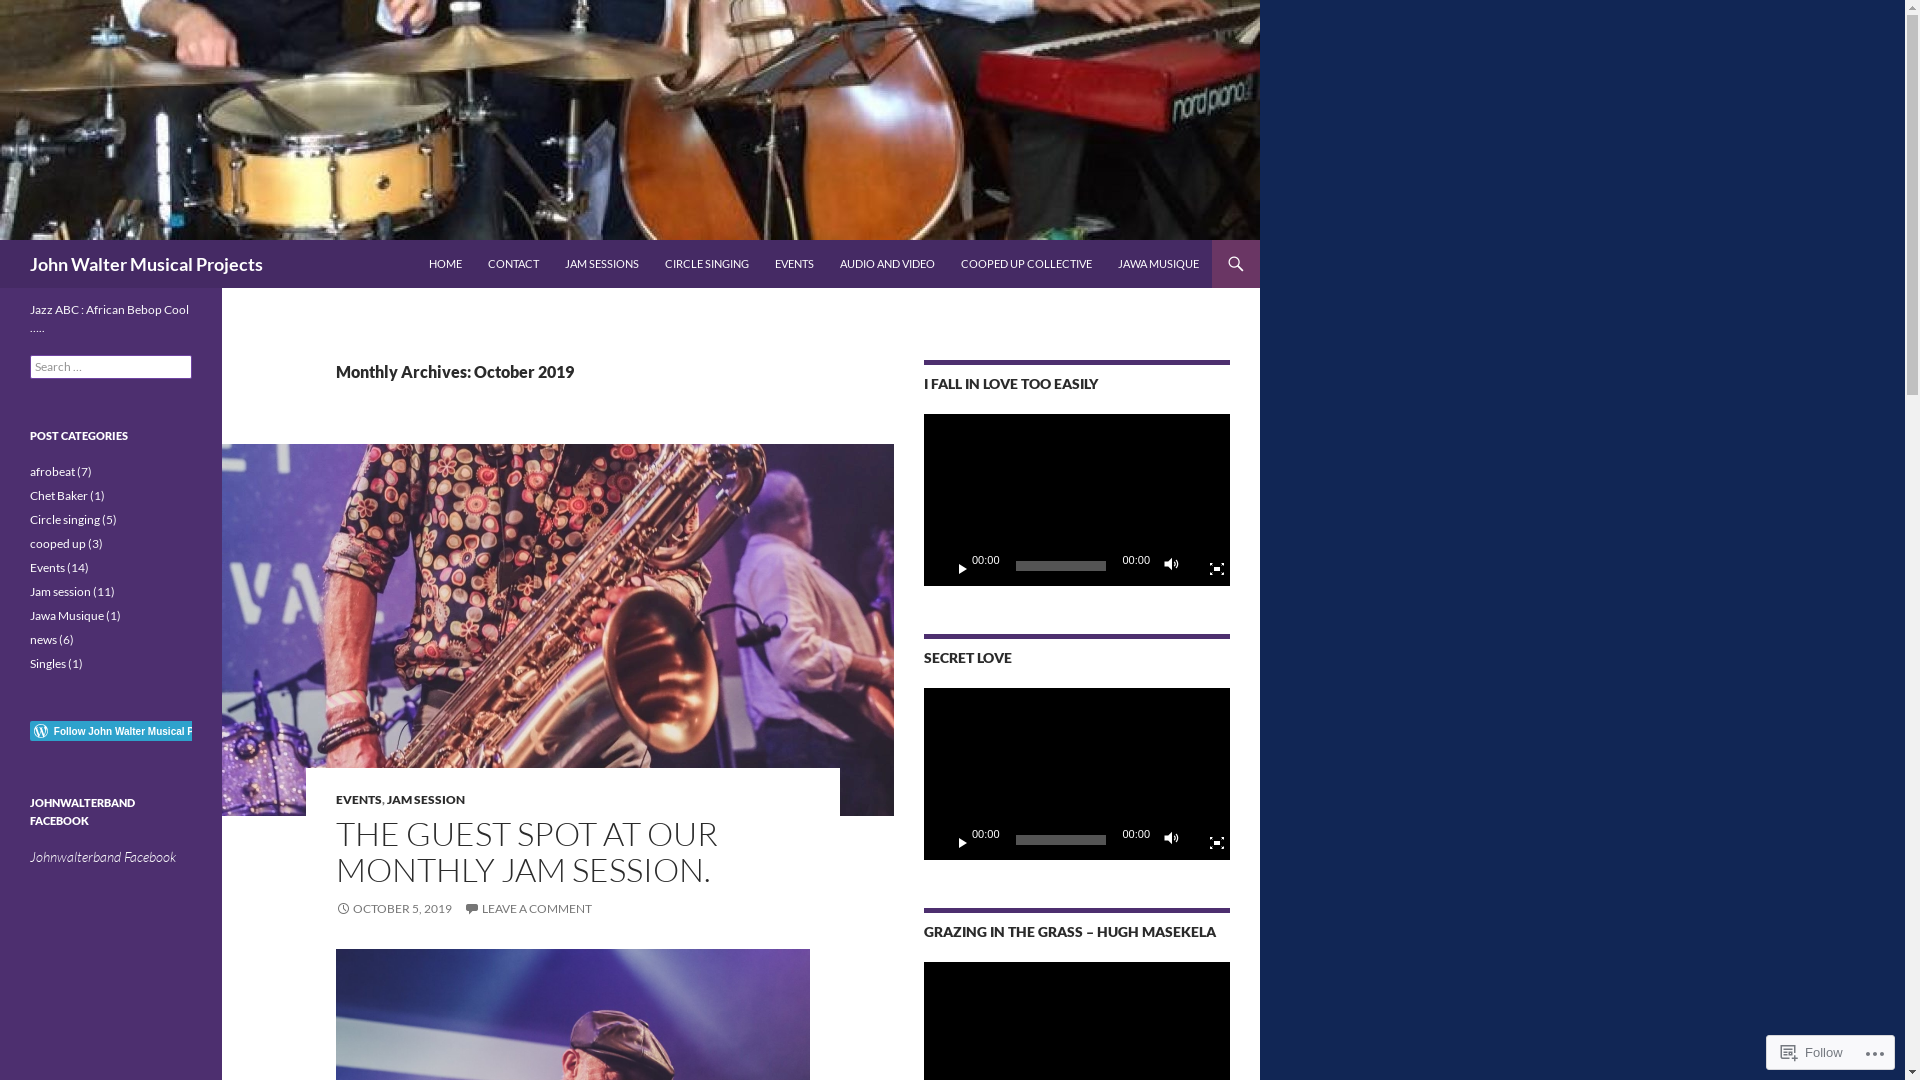 The height and width of the screenshot is (1080, 1920). Describe the element at coordinates (600, 262) in the screenshot. I see `'JAM SESSIONS'` at that location.